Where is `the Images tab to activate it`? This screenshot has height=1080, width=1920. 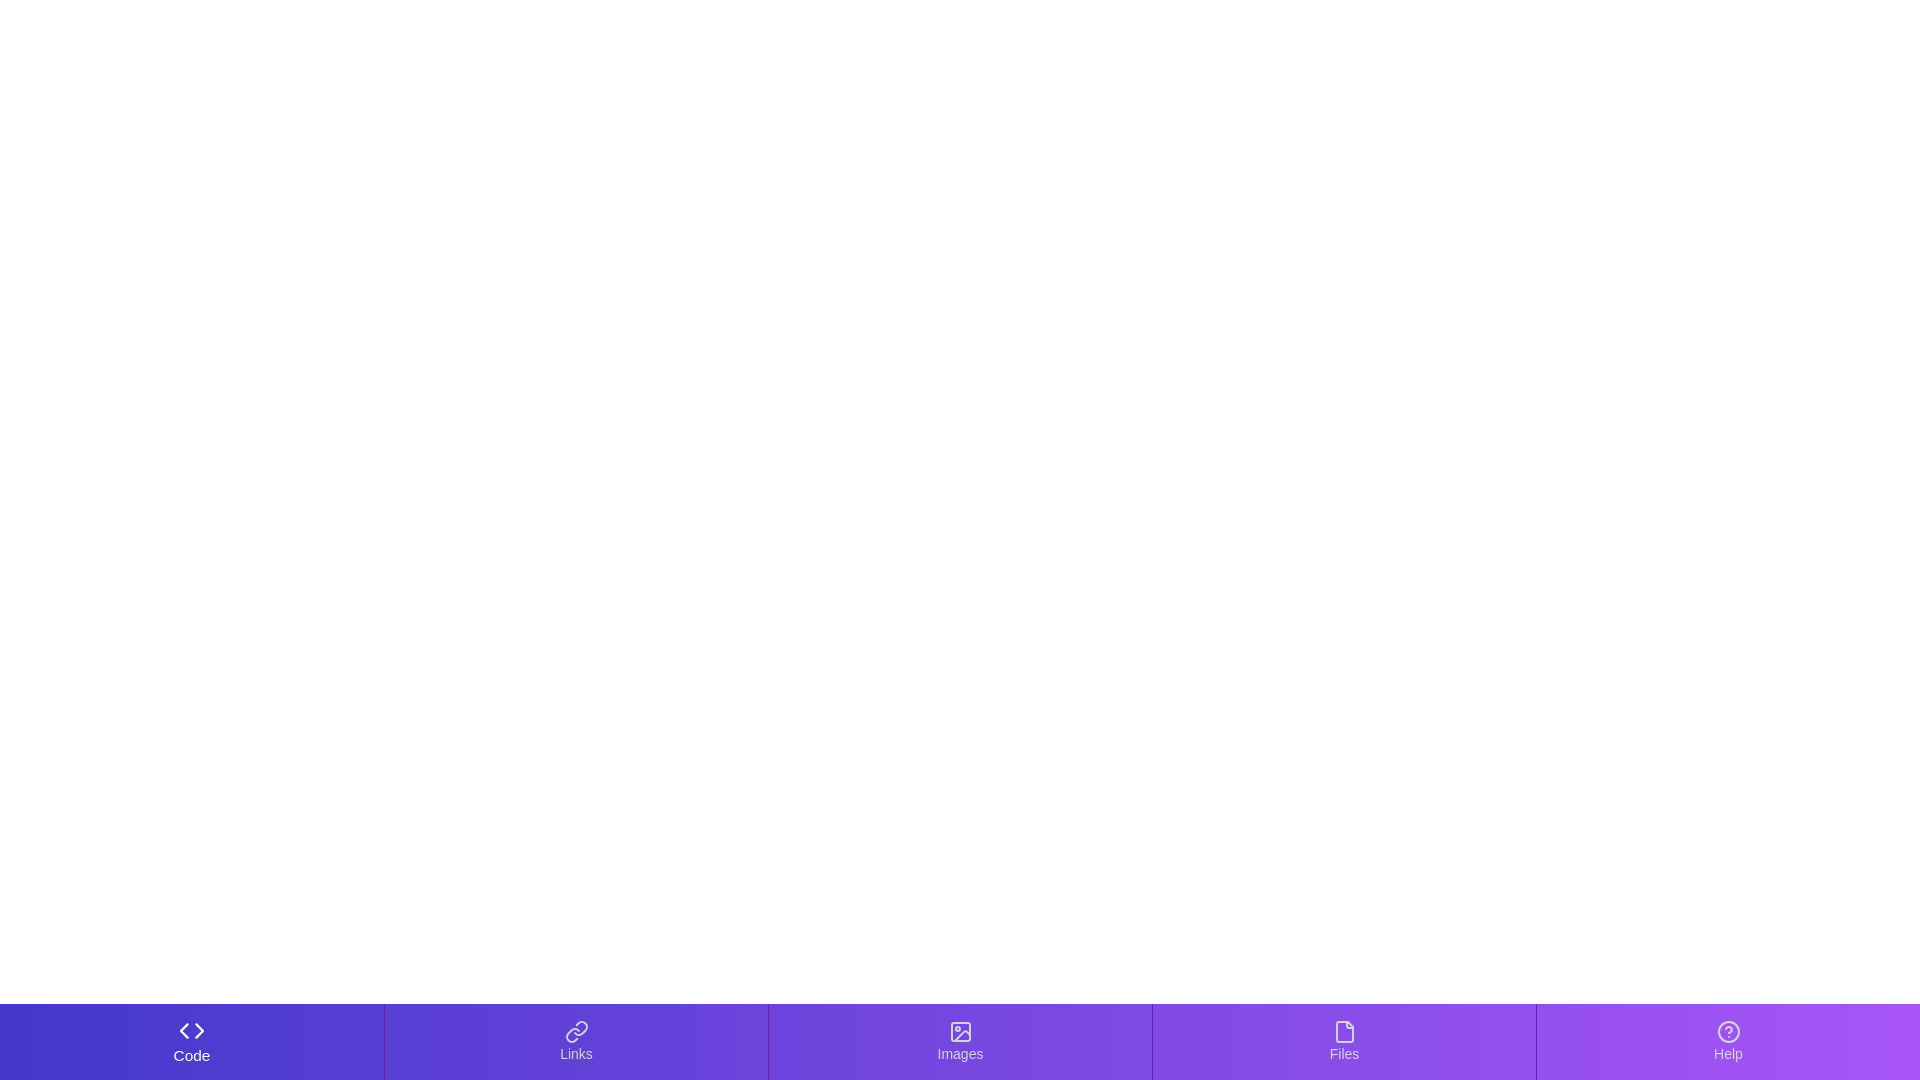
the Images tab to activate it is located at coordinates (960, 1040).